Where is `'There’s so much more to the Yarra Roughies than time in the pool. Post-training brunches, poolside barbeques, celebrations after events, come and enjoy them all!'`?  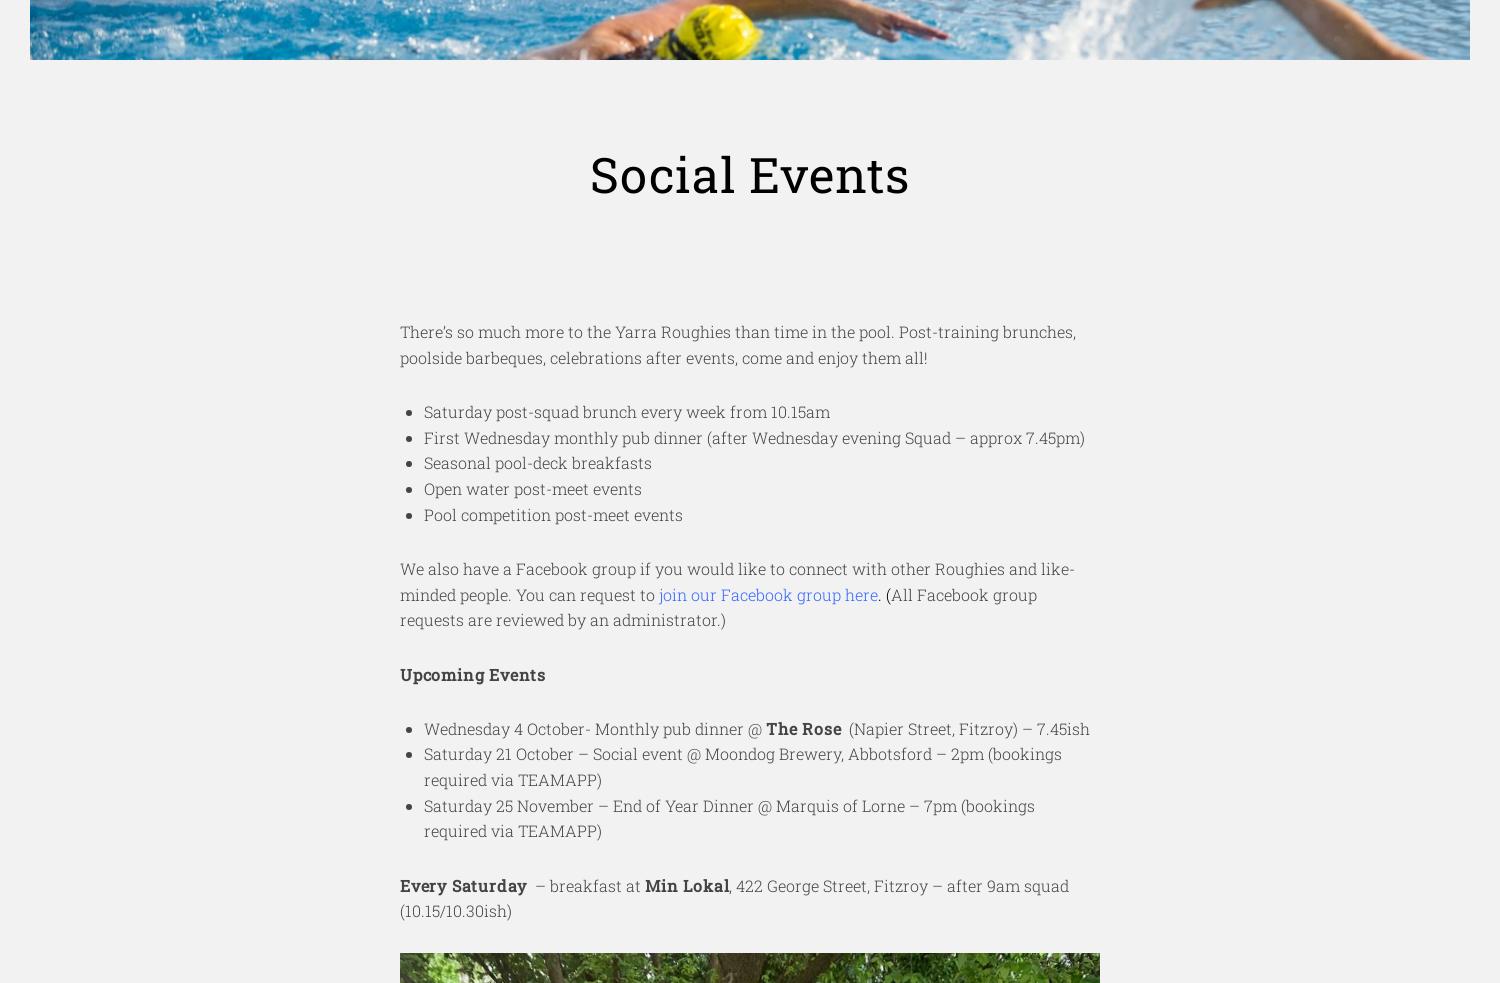
'There’s so much more to the Yarra Roughies than time in the pool. Post-training brunches, poolside barbeques, celebrations after events, come and enjoy them all!' is located at coordinates (737, 342).